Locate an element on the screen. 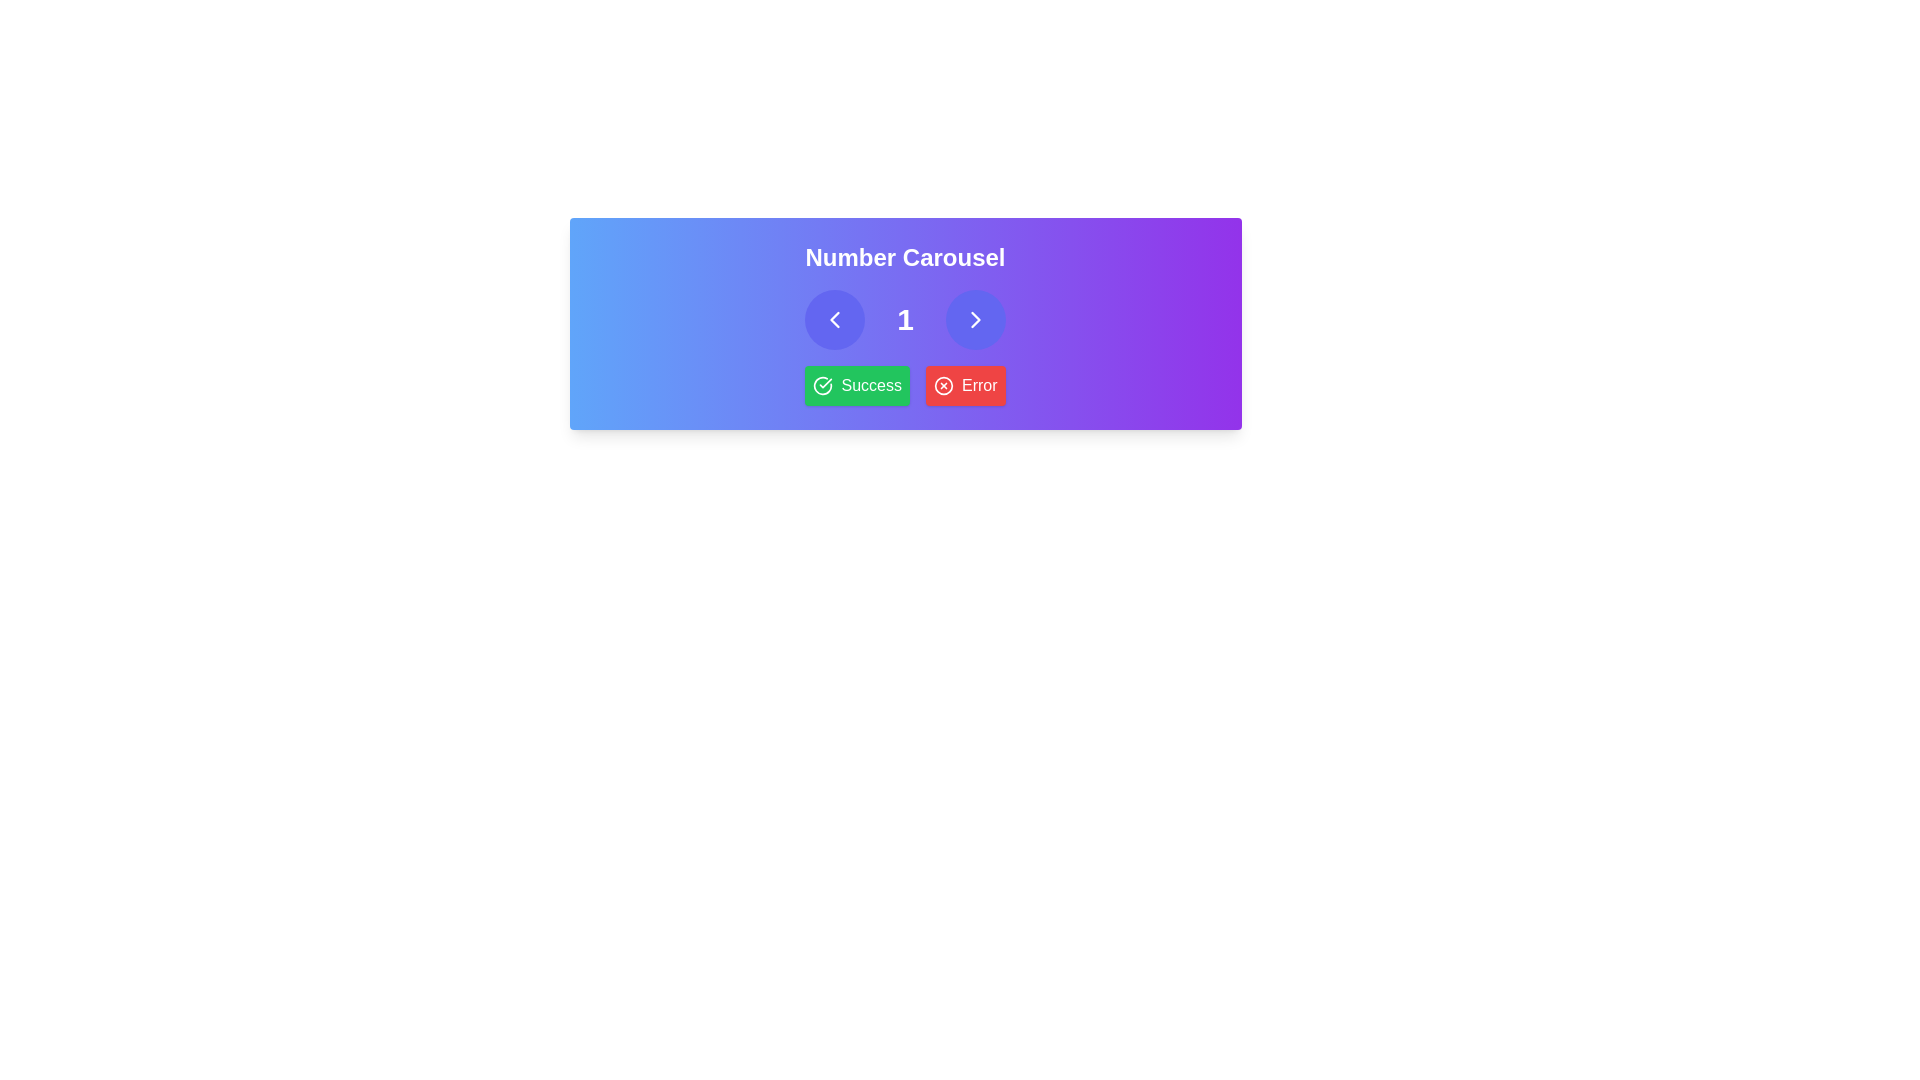 The width and height of the screenshot is (1920, 1080). the text element displaying the number '1', which is styled in bold white font and located centrally between navigation arrows in a carousel interface is located at coordinates (904, 319).